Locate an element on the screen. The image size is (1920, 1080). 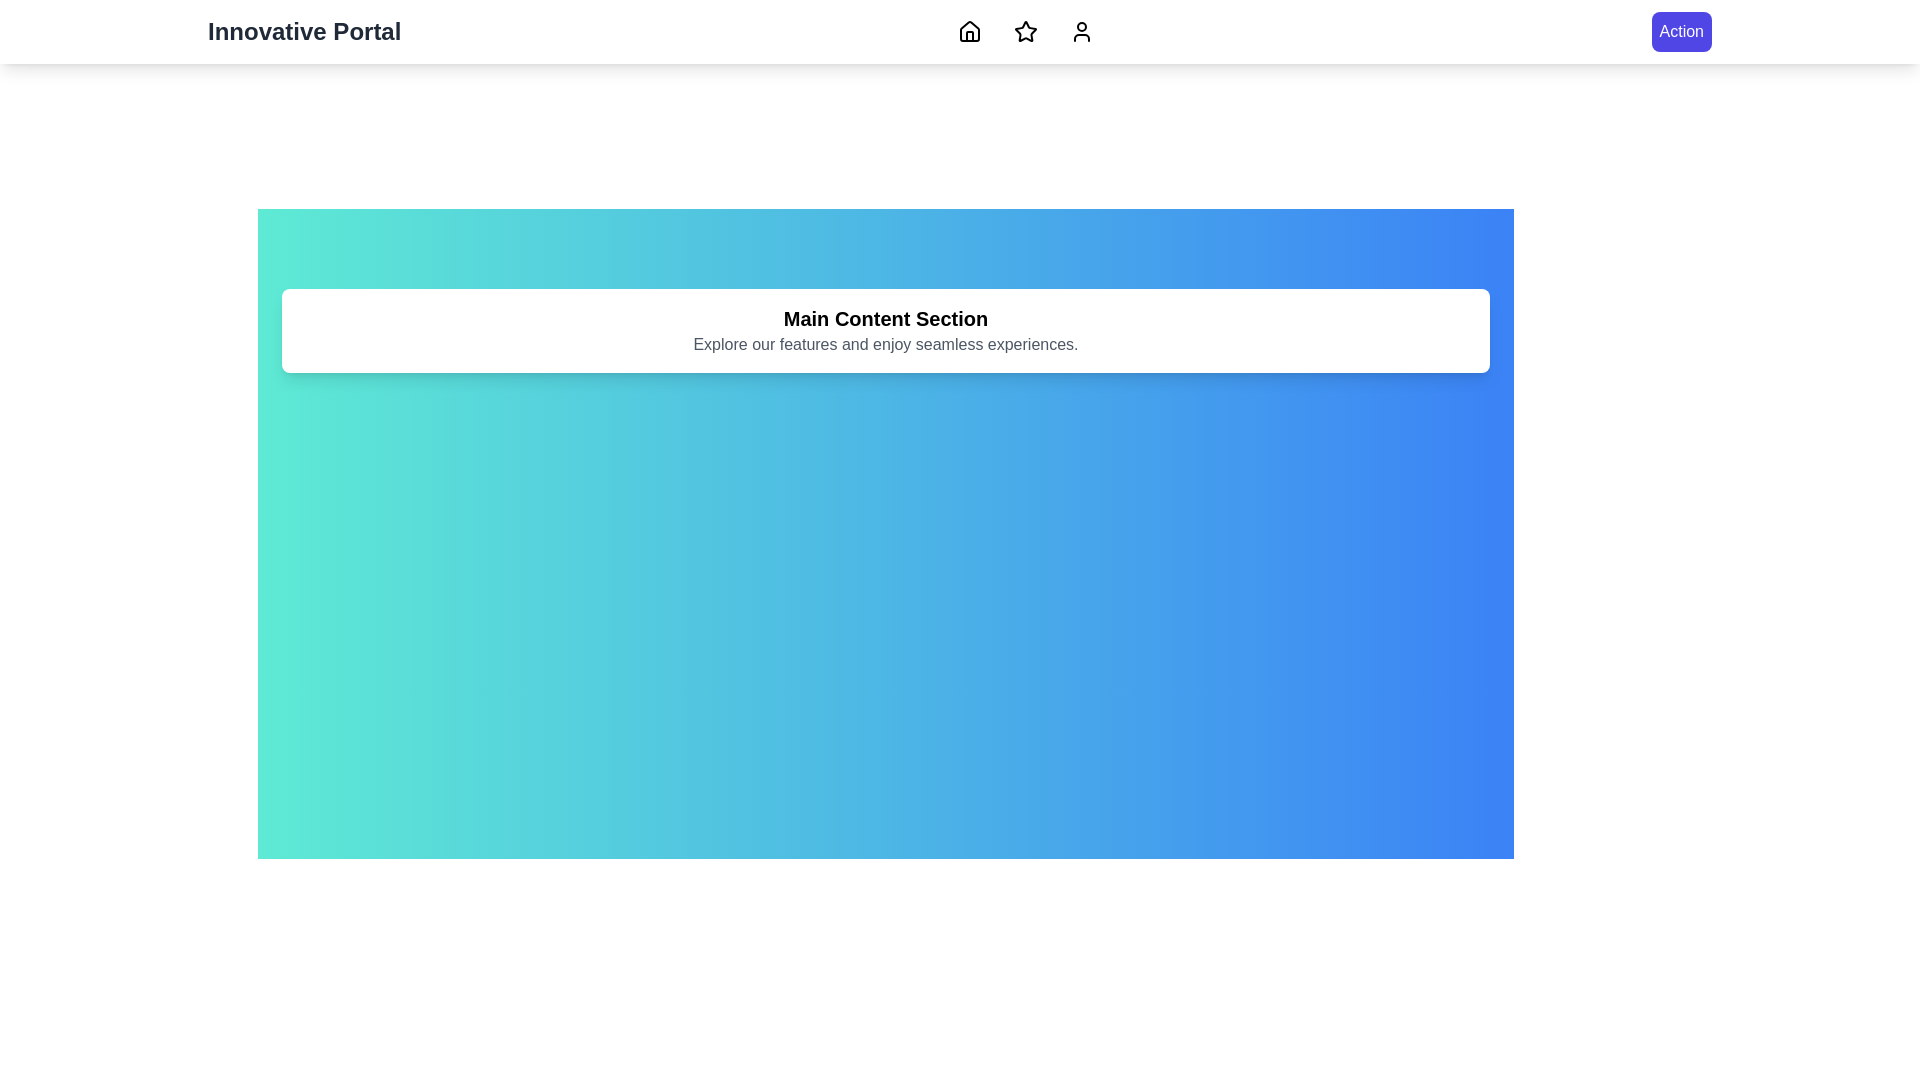
the navigation button corresponding to User is located at coordinates (1080, 31).